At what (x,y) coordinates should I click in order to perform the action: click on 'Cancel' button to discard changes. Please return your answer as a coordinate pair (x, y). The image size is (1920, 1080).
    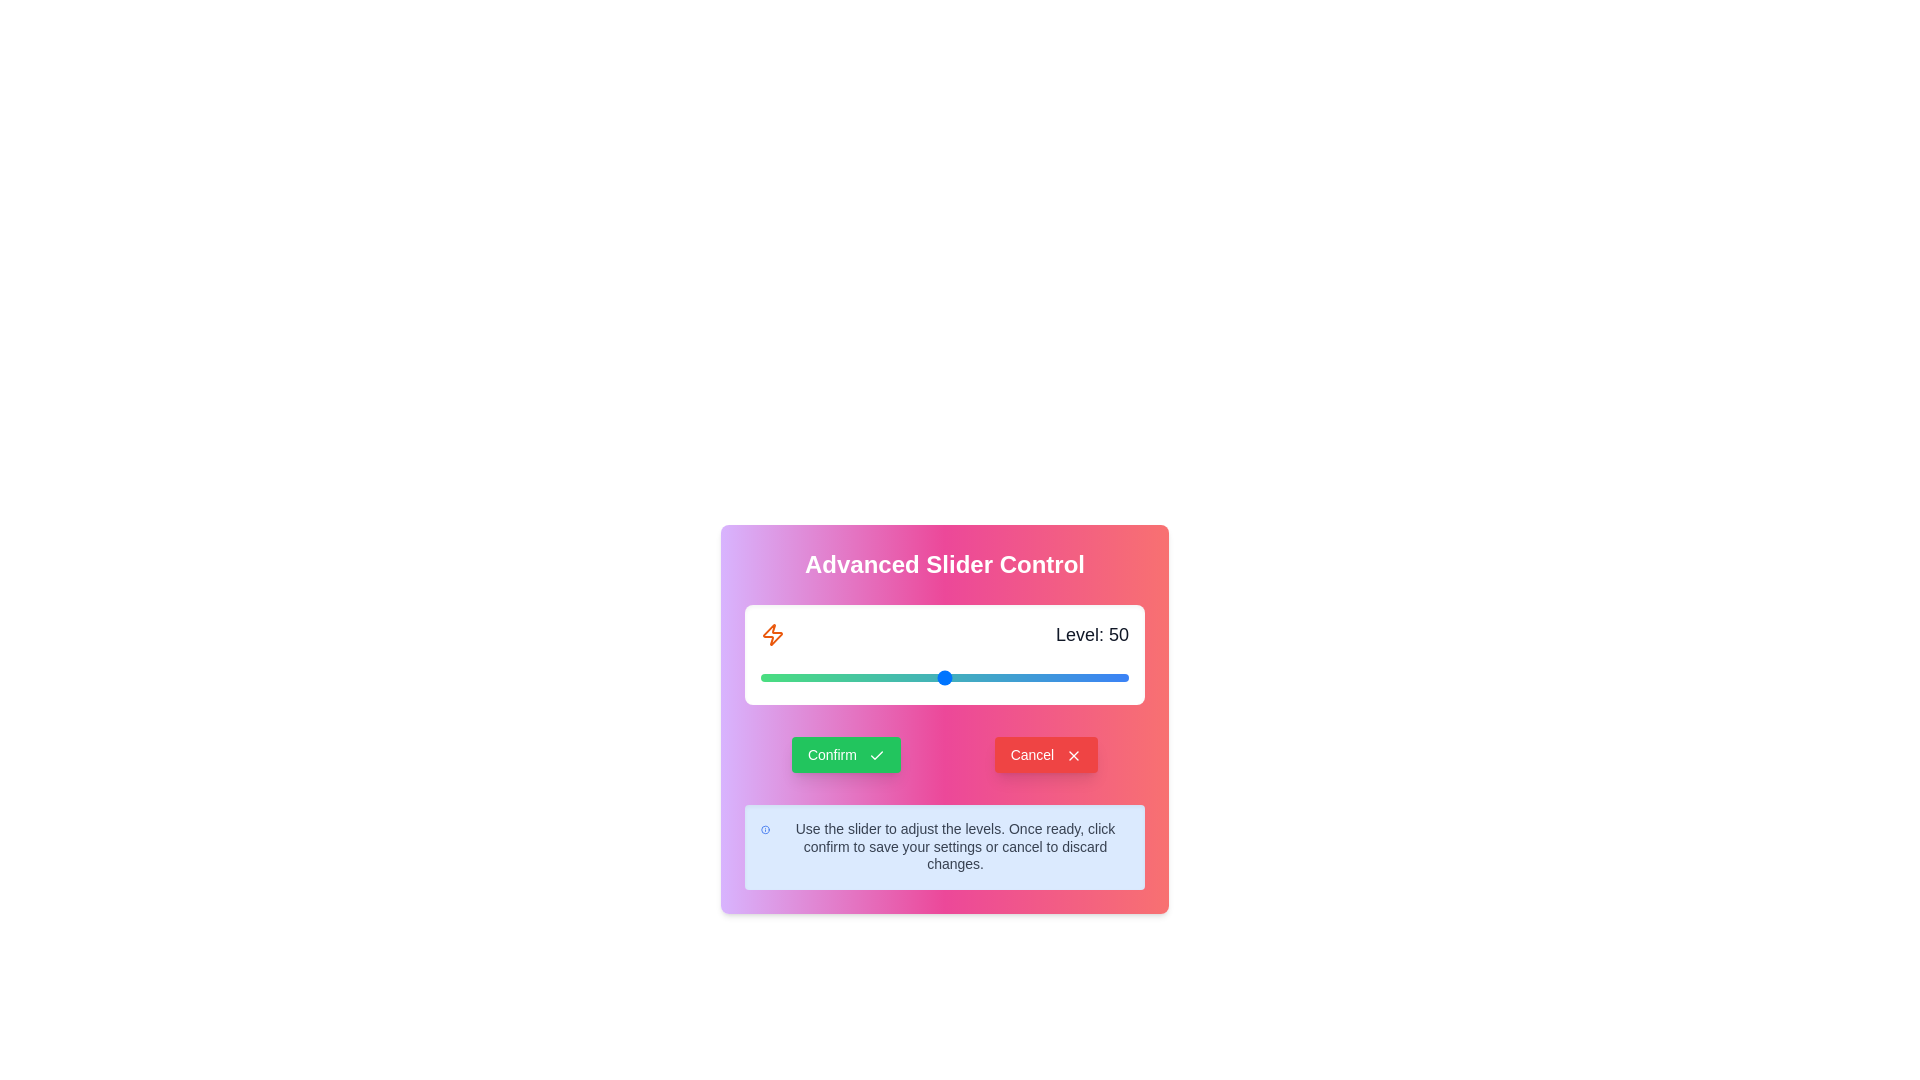
    Looking at the image, I should click on (1045, 755).